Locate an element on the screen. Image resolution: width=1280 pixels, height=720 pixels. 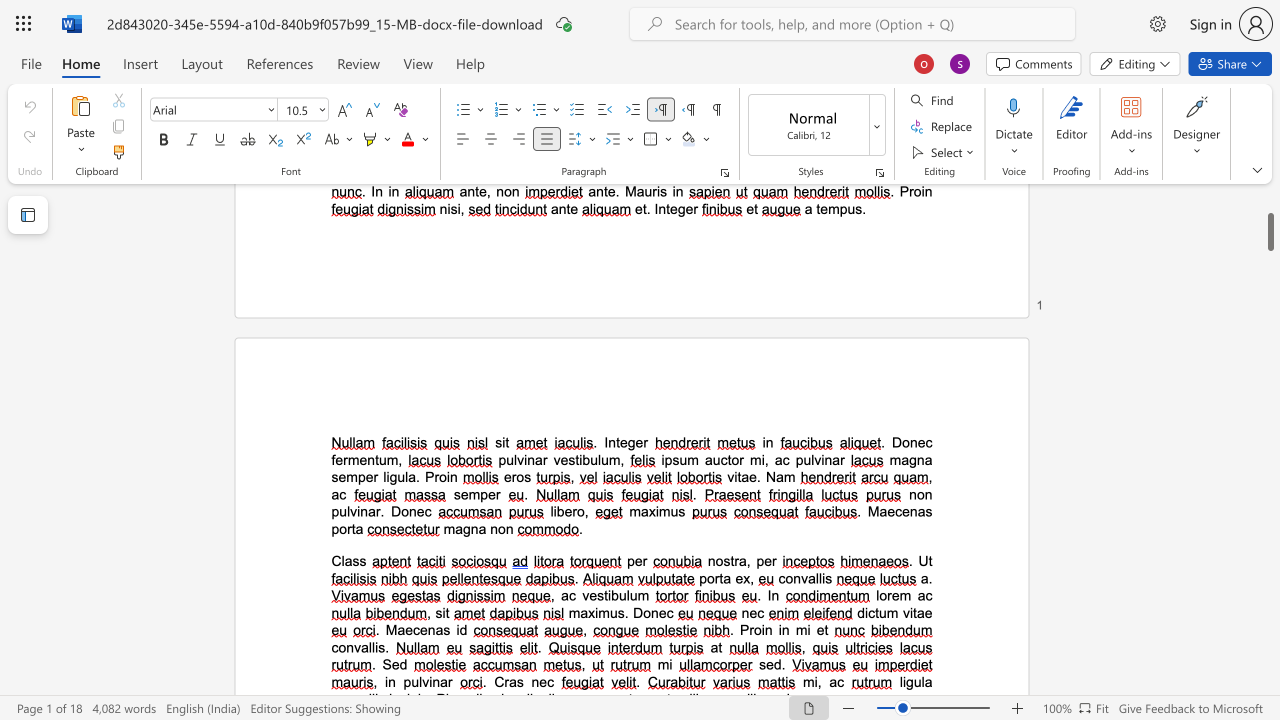
the space between the continuous character "a" and "r" in the text is located at coordinates (375, 510).